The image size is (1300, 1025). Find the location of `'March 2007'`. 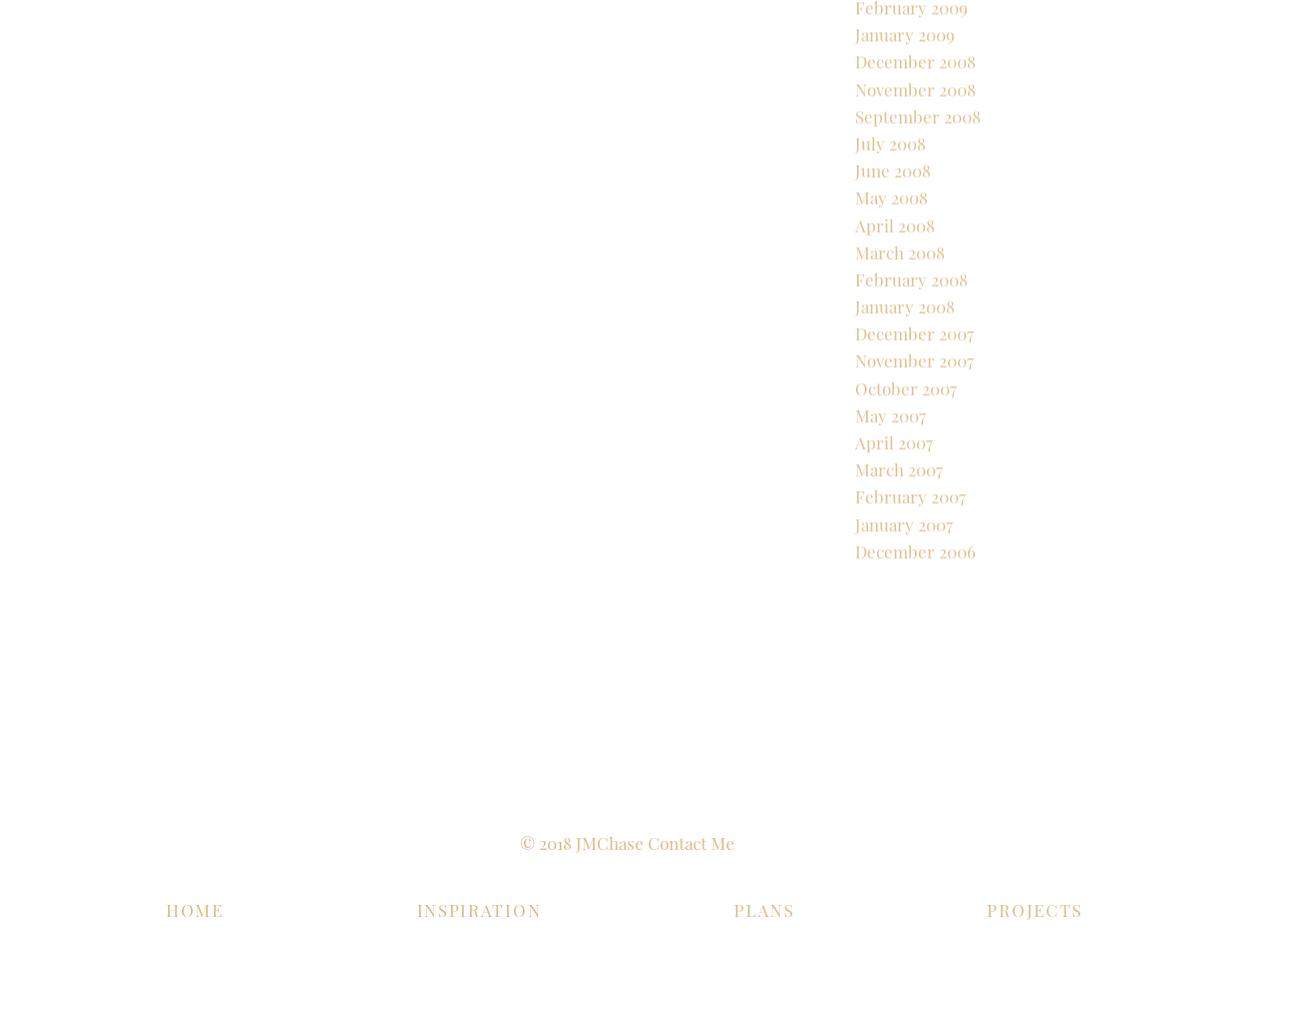

'March 2007' is located at coordinates (855, 537).